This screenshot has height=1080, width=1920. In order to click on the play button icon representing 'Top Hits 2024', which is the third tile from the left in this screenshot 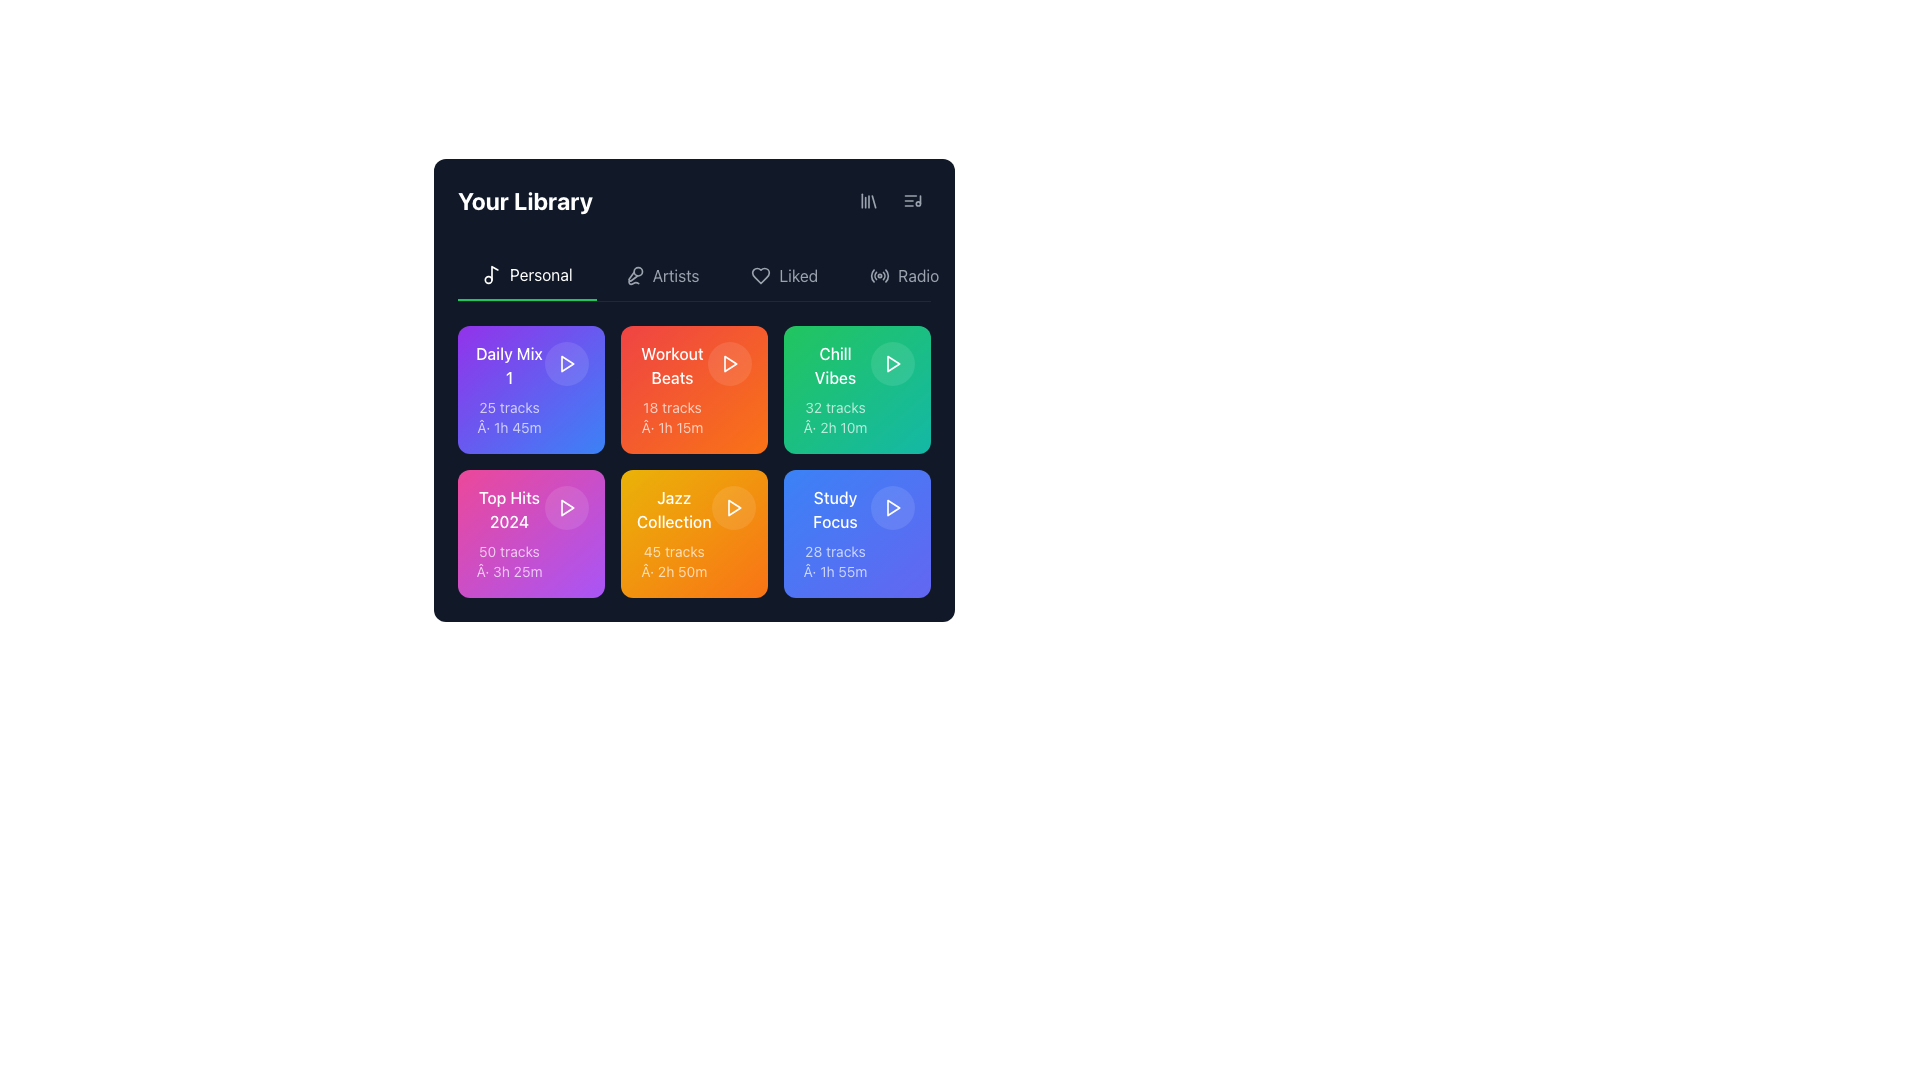, I will do `click(566, 507)`.